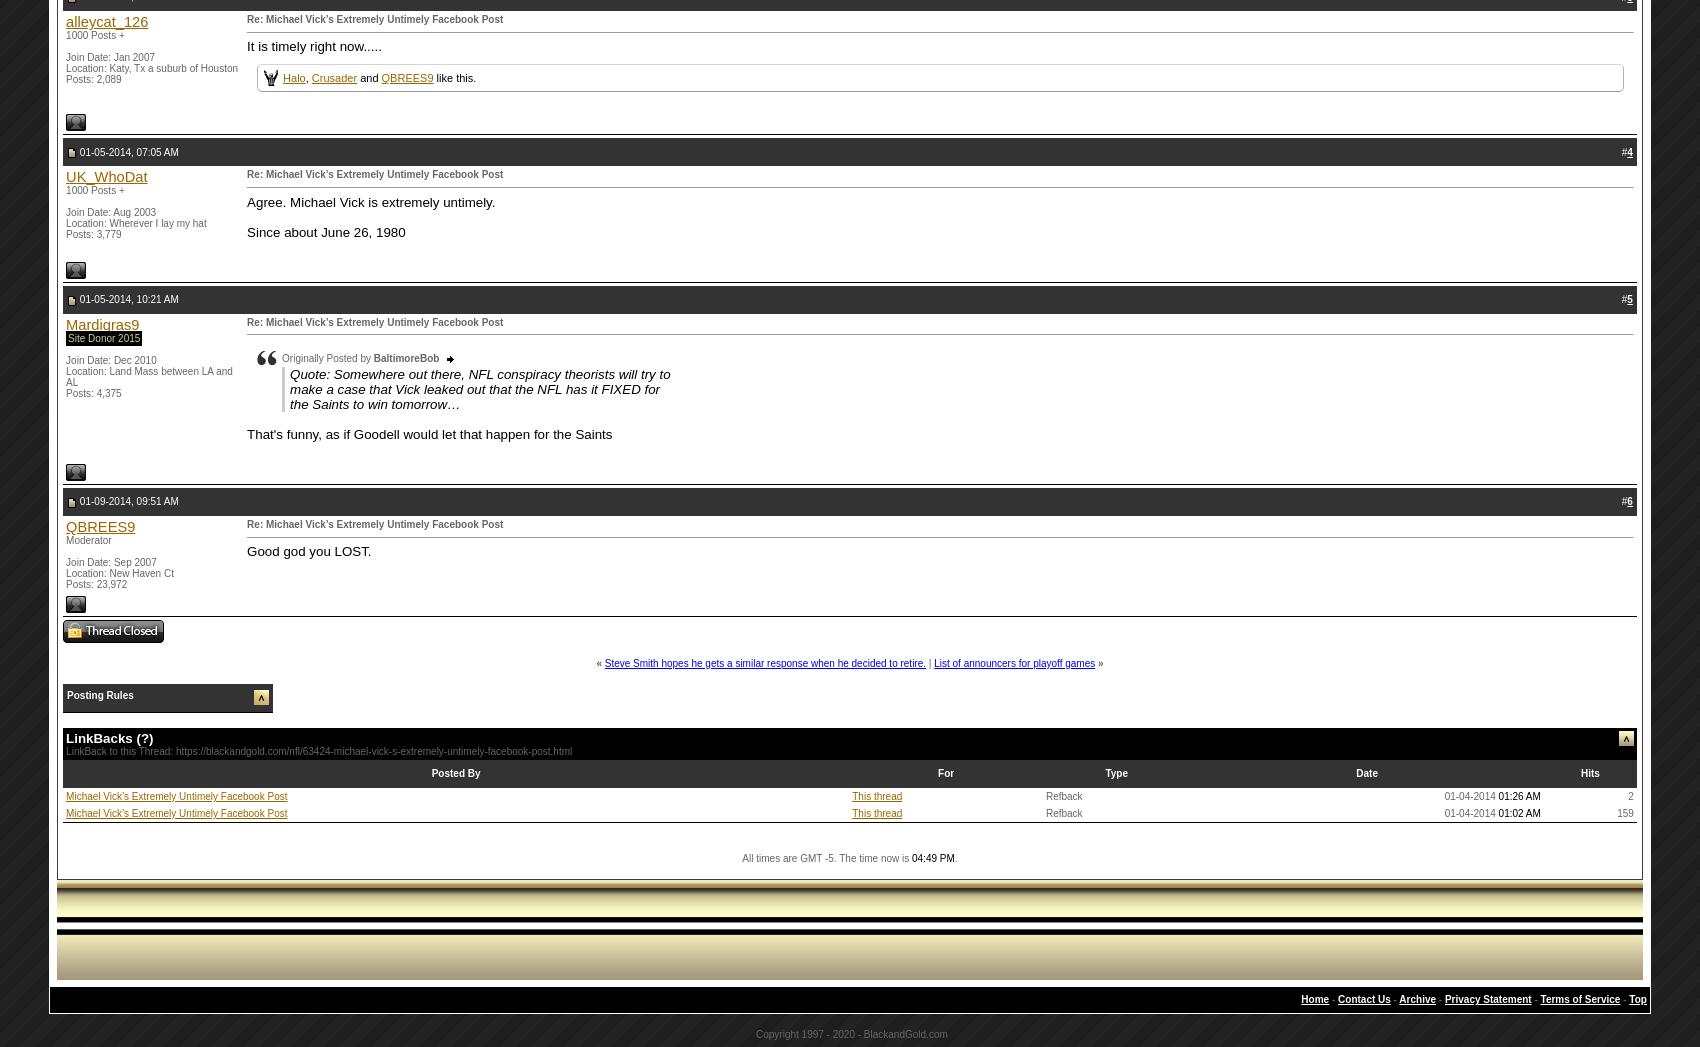 This screenshot has width=1700, height=1047. Describe the element at coordinates (96, 582) in the screenshot. I see `'Posts: 23,972'` at that location.